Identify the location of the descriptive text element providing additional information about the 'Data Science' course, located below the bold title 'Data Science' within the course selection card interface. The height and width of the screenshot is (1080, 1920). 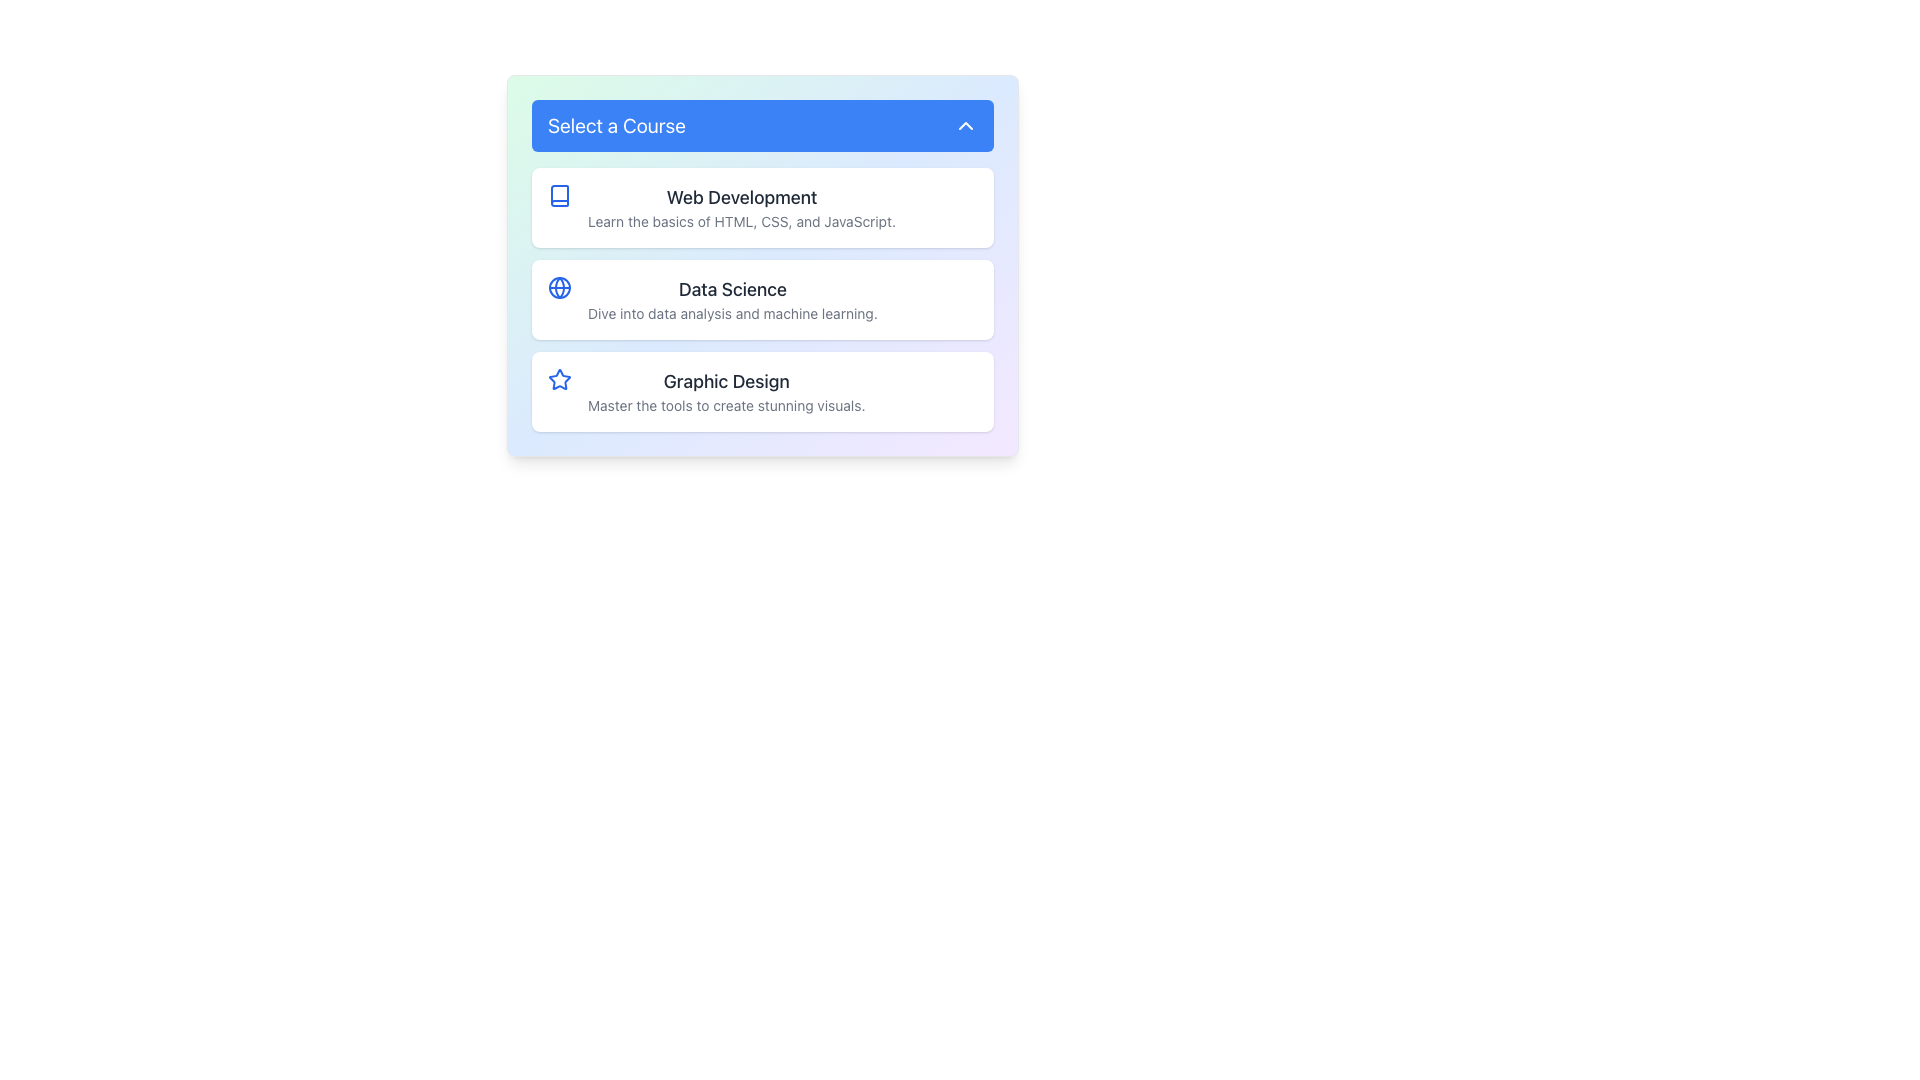
(731, 313).